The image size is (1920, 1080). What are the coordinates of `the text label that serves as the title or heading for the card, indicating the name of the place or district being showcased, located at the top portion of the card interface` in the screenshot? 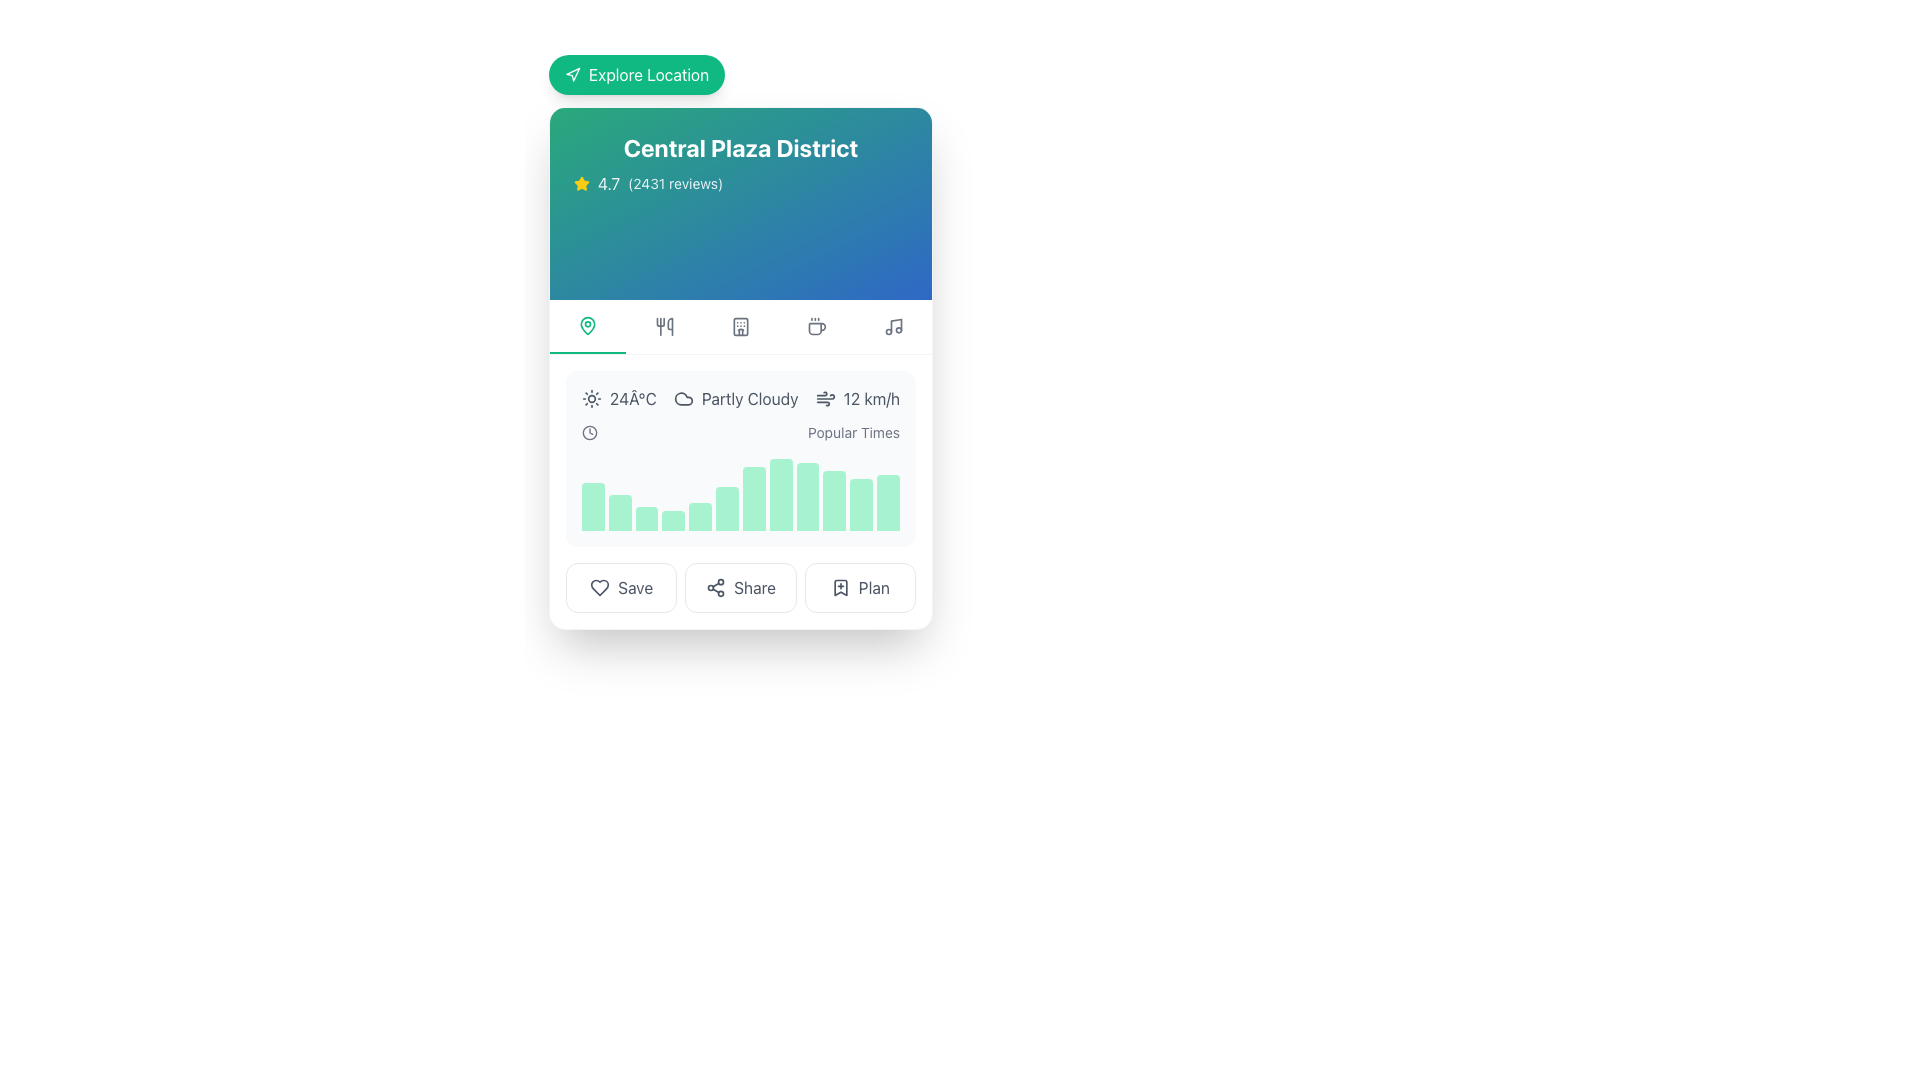 It's located at (739, 146).